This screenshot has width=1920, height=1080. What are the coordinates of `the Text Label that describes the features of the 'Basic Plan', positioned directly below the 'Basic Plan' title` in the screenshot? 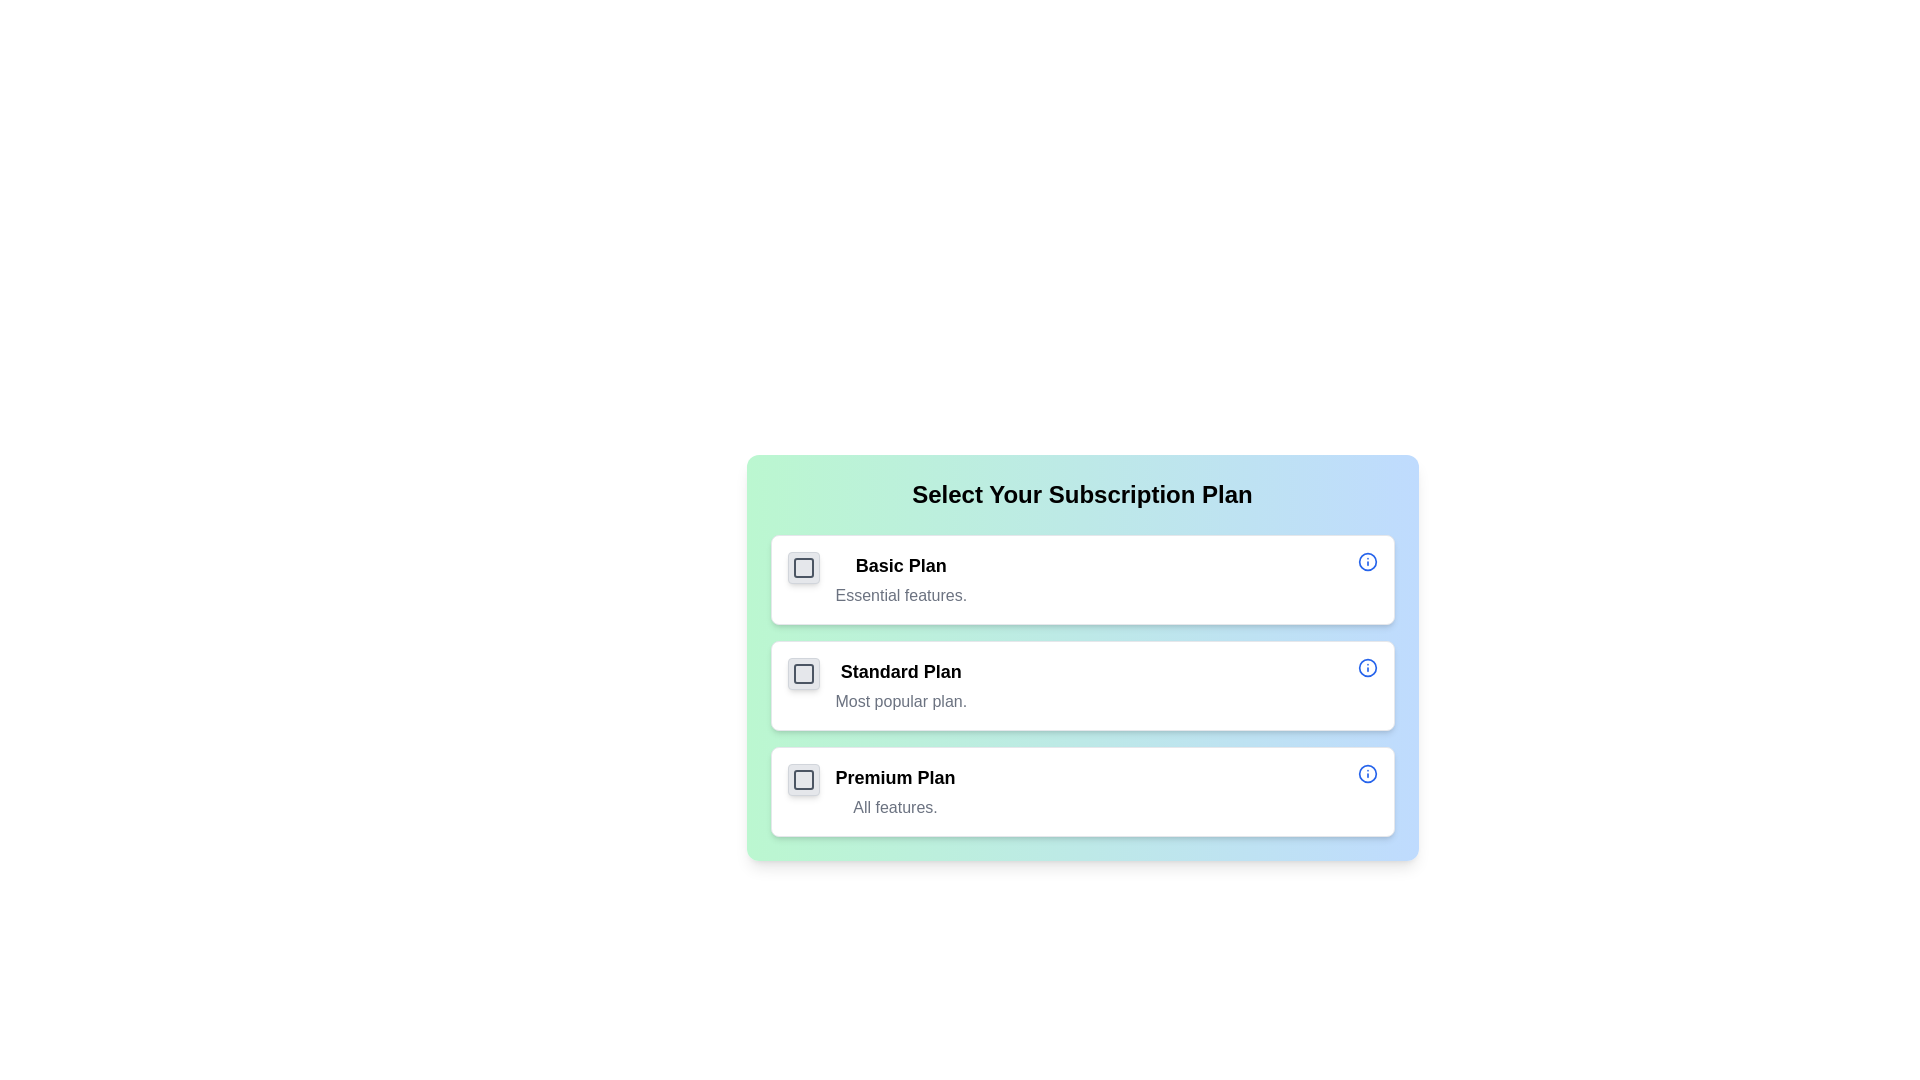 It's located at (900, 595).